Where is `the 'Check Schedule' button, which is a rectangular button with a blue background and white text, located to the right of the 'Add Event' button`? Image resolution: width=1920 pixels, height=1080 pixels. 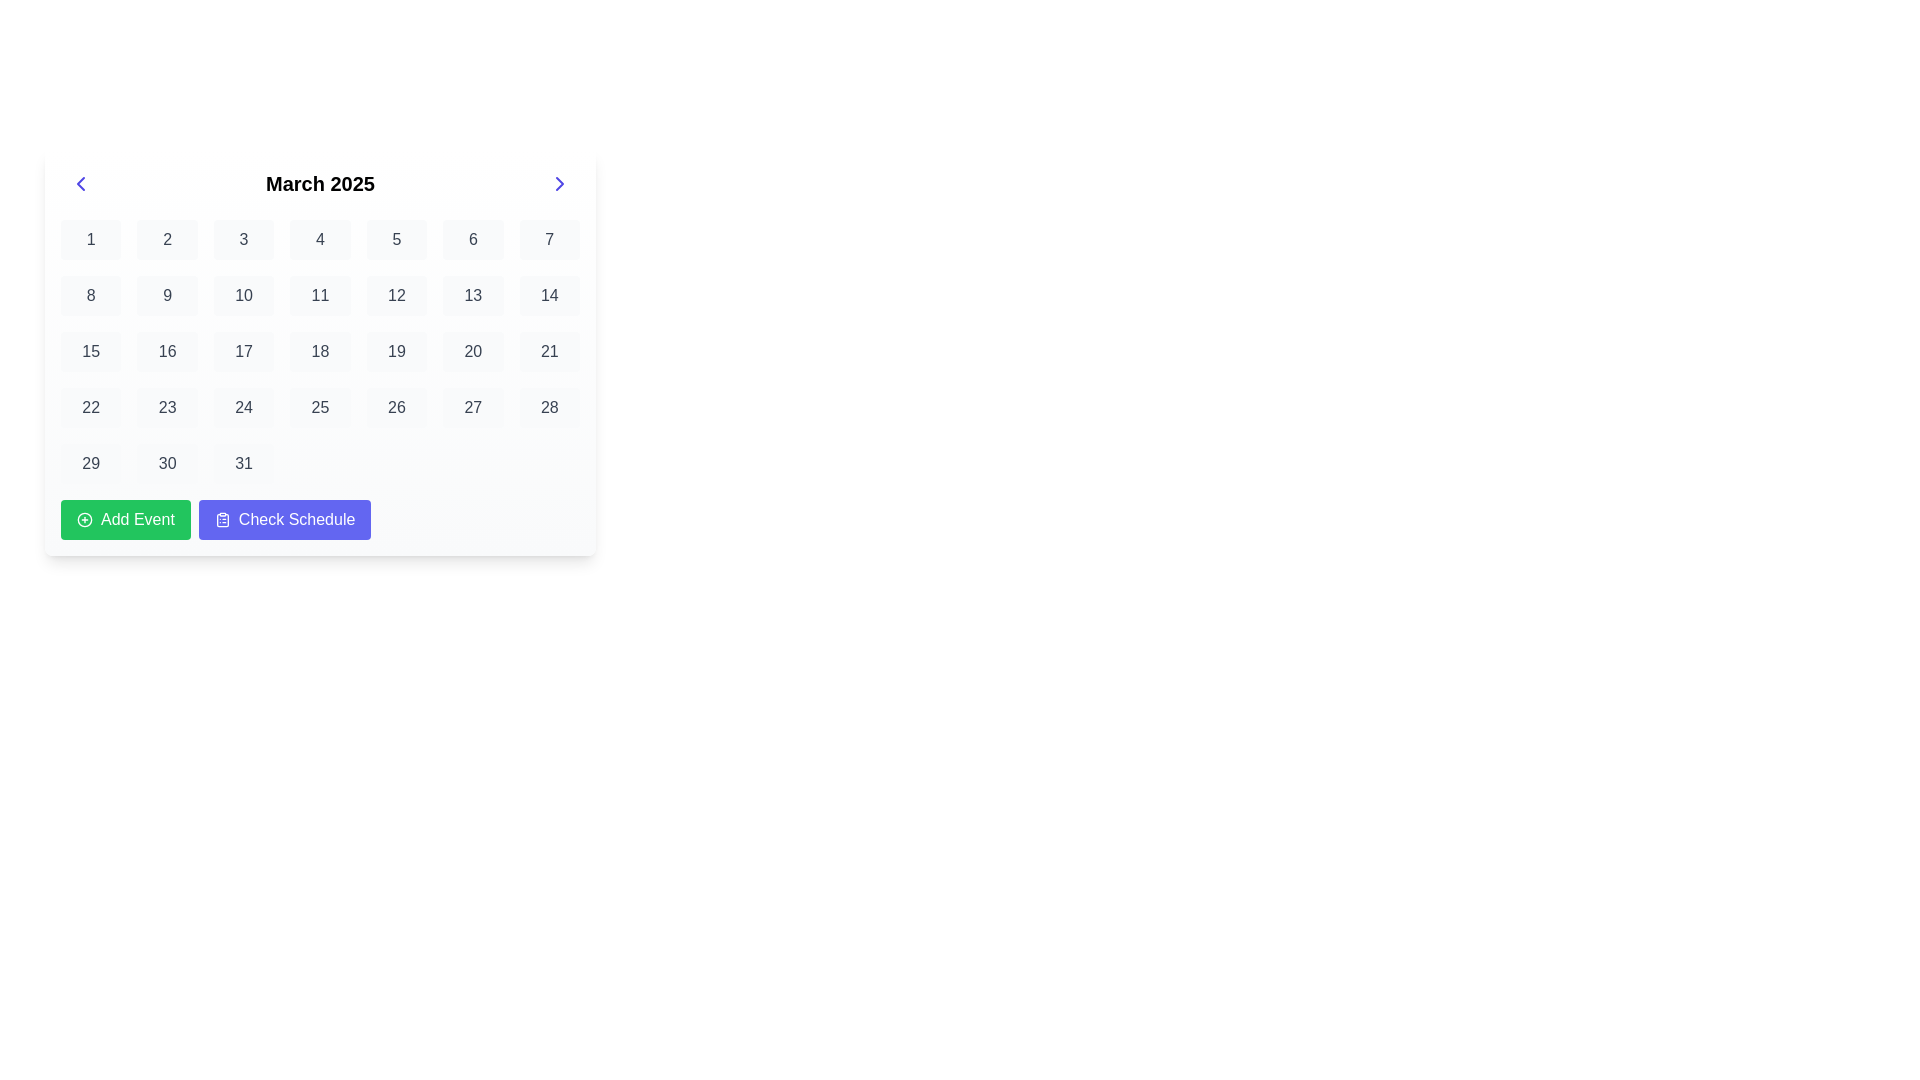 the 'Check Schedule' button, which is a rectangular button with a blue background and white text, located to the right of the 'Add Event' button is located at coordinates (284, 519).